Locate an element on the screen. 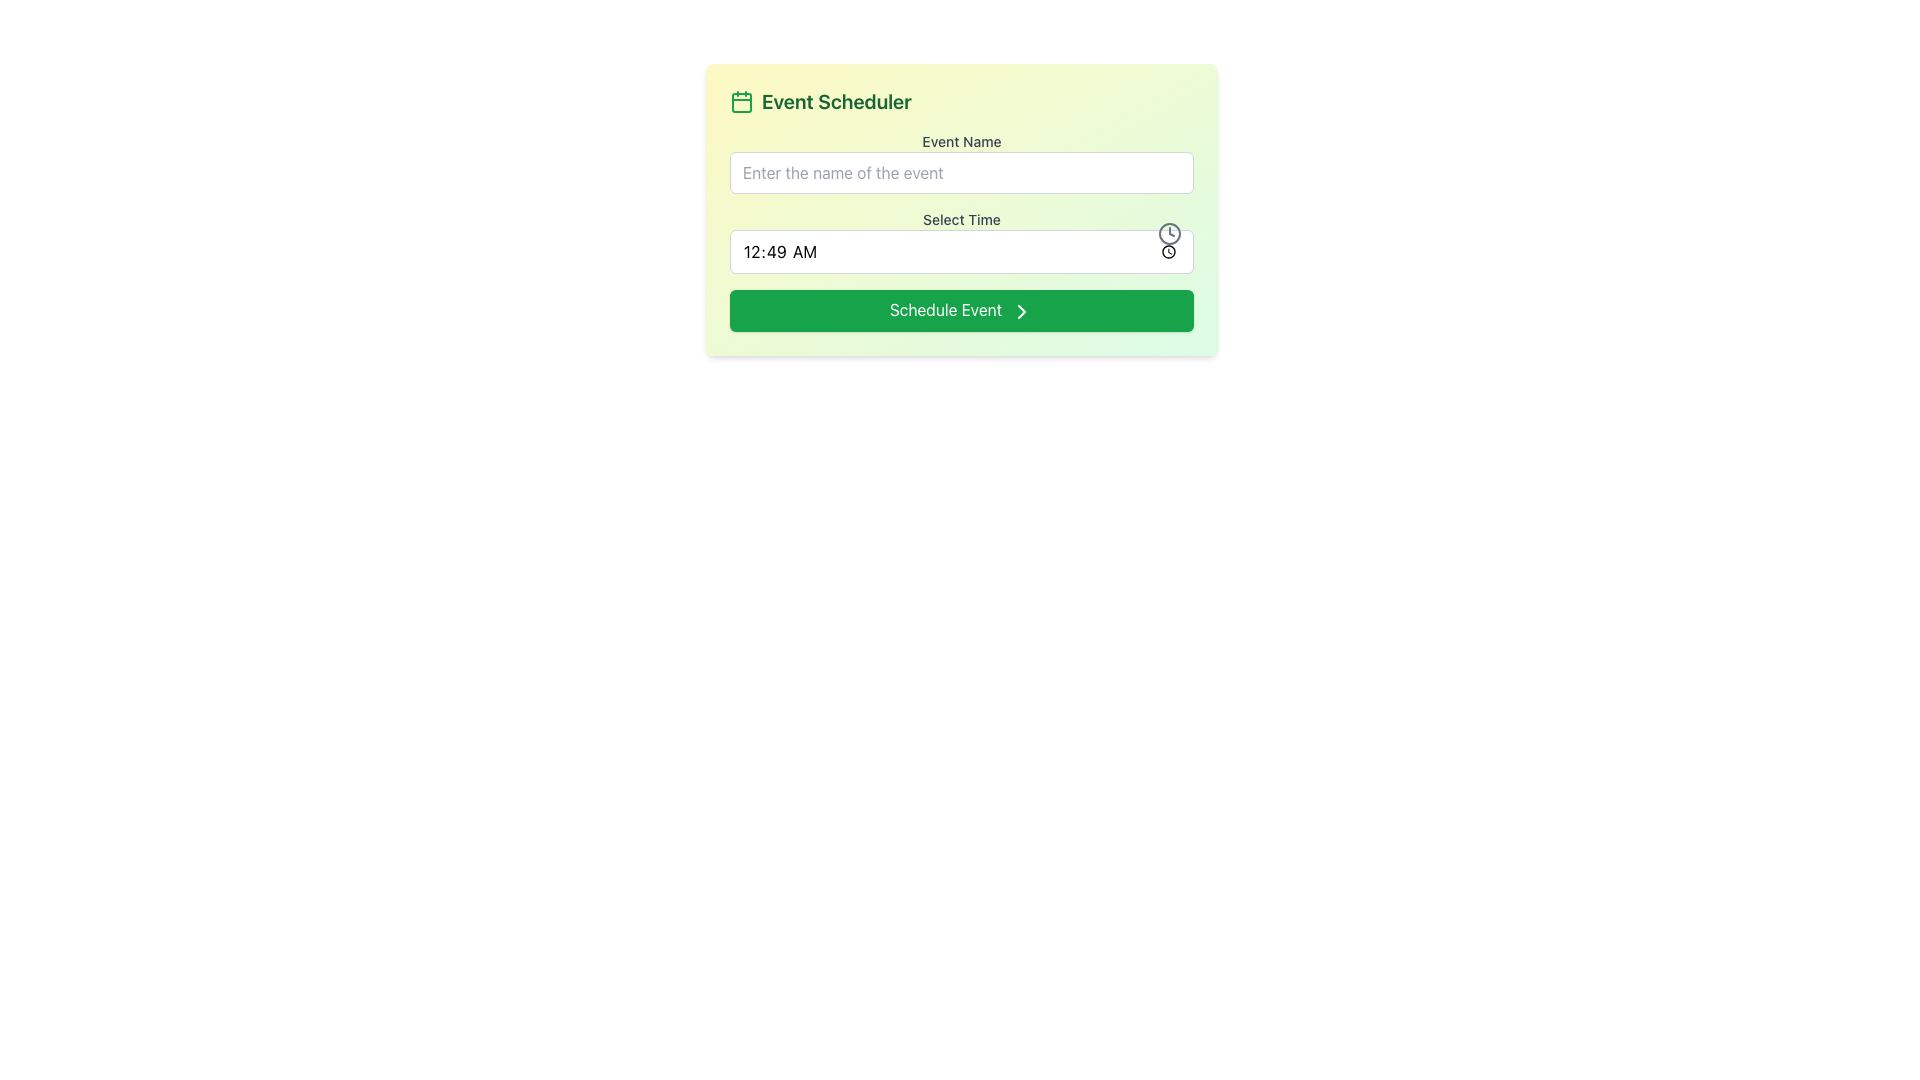 The width and height of the screenshot is (1920, 1080). the 'Event Name' label which displays the phrase in a medium-sized gray font, positioned above its associated input field is located at coordinates (961, 141).